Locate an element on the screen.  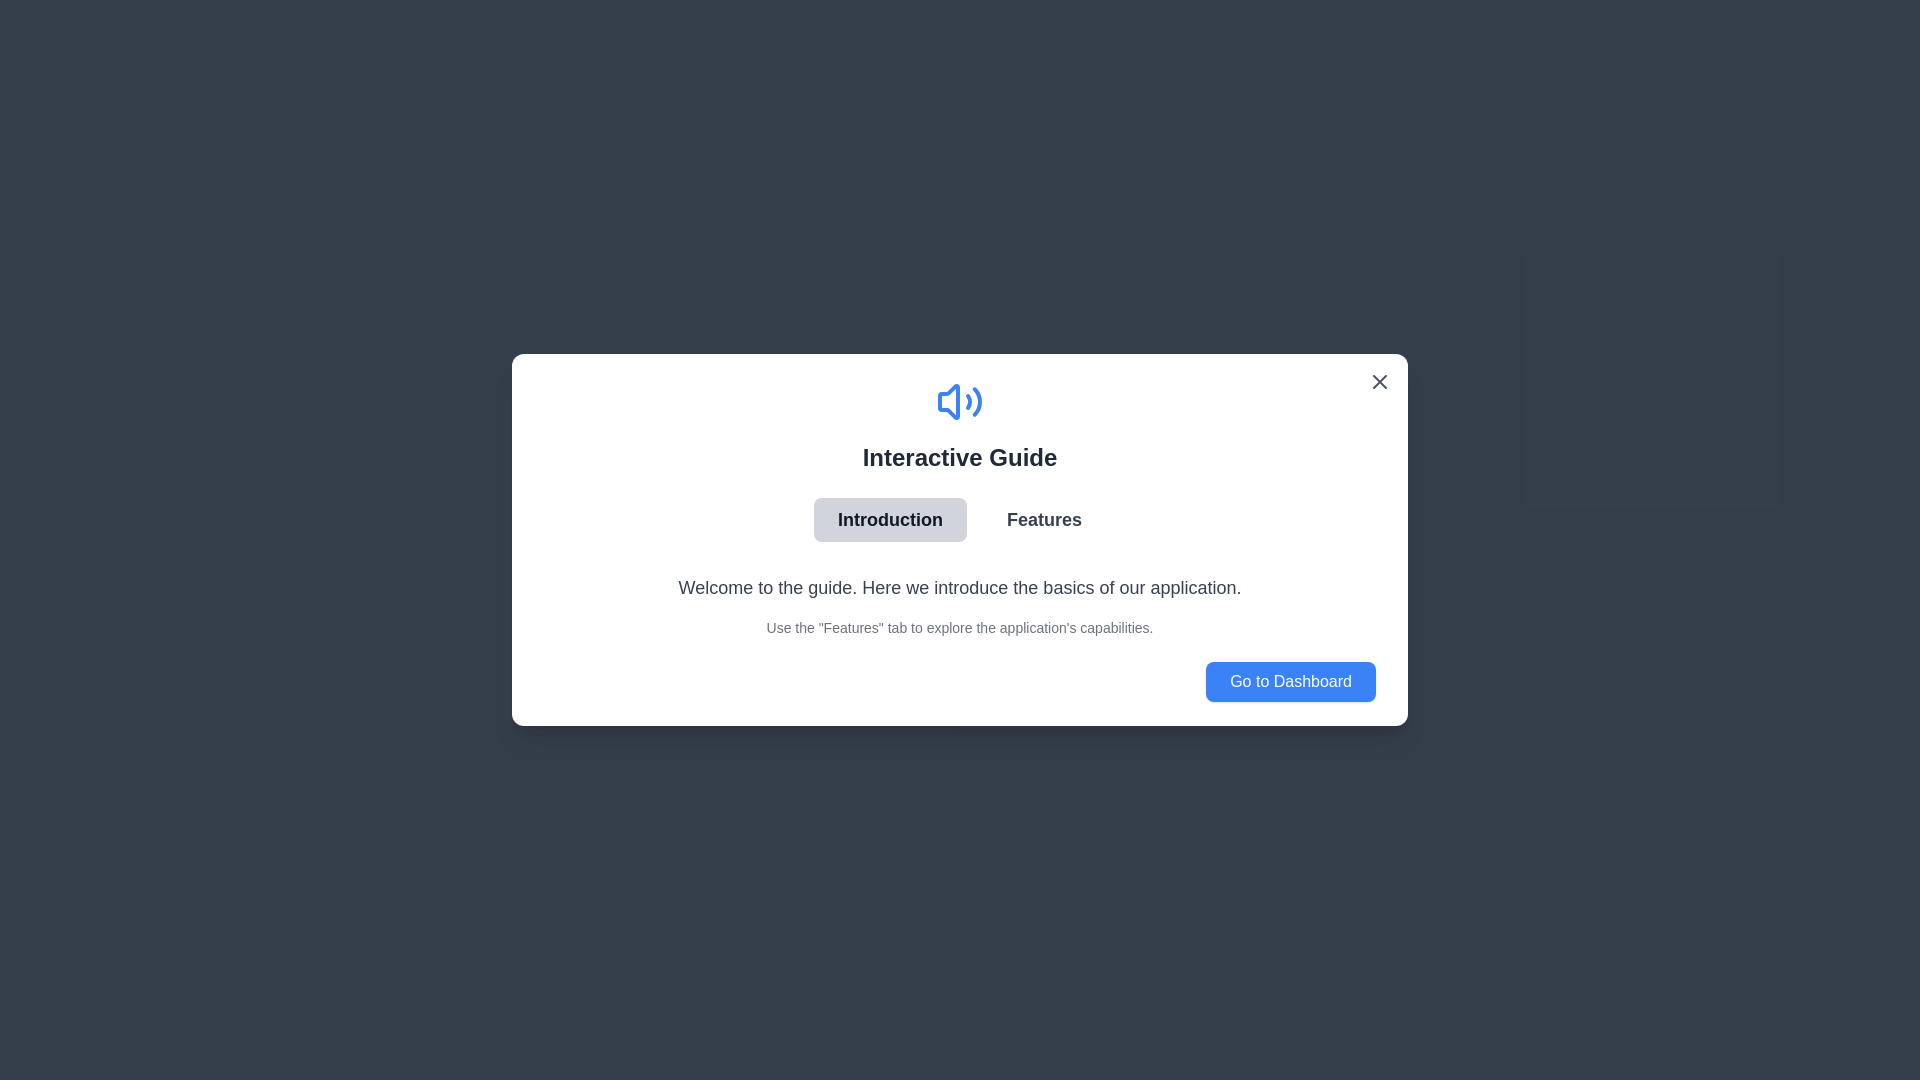
the blue button labeled 'Go to Dashboard' located at the bottom right corner of the card layout is located at coordinates (1291, 681).